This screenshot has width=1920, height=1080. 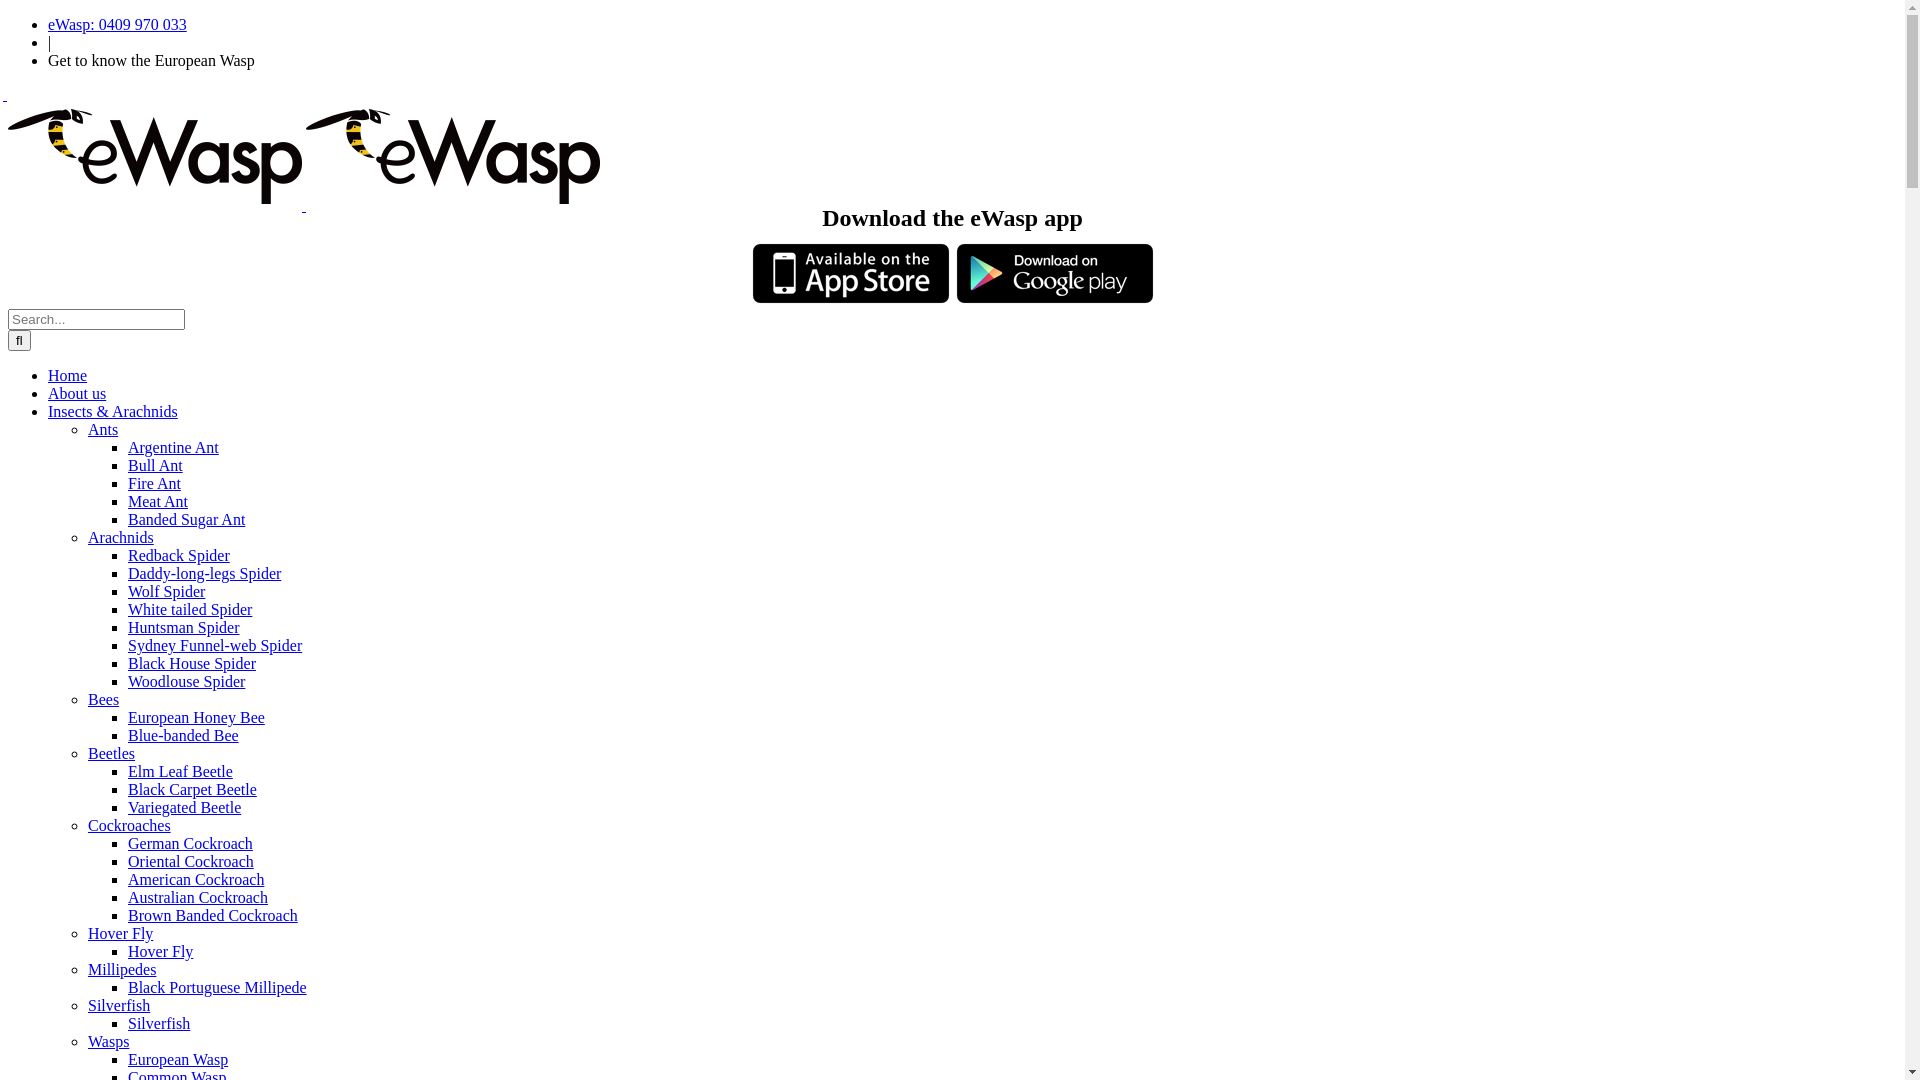 I want to click on 'Brown Banded Cockroach', so click(x=127, y=915).